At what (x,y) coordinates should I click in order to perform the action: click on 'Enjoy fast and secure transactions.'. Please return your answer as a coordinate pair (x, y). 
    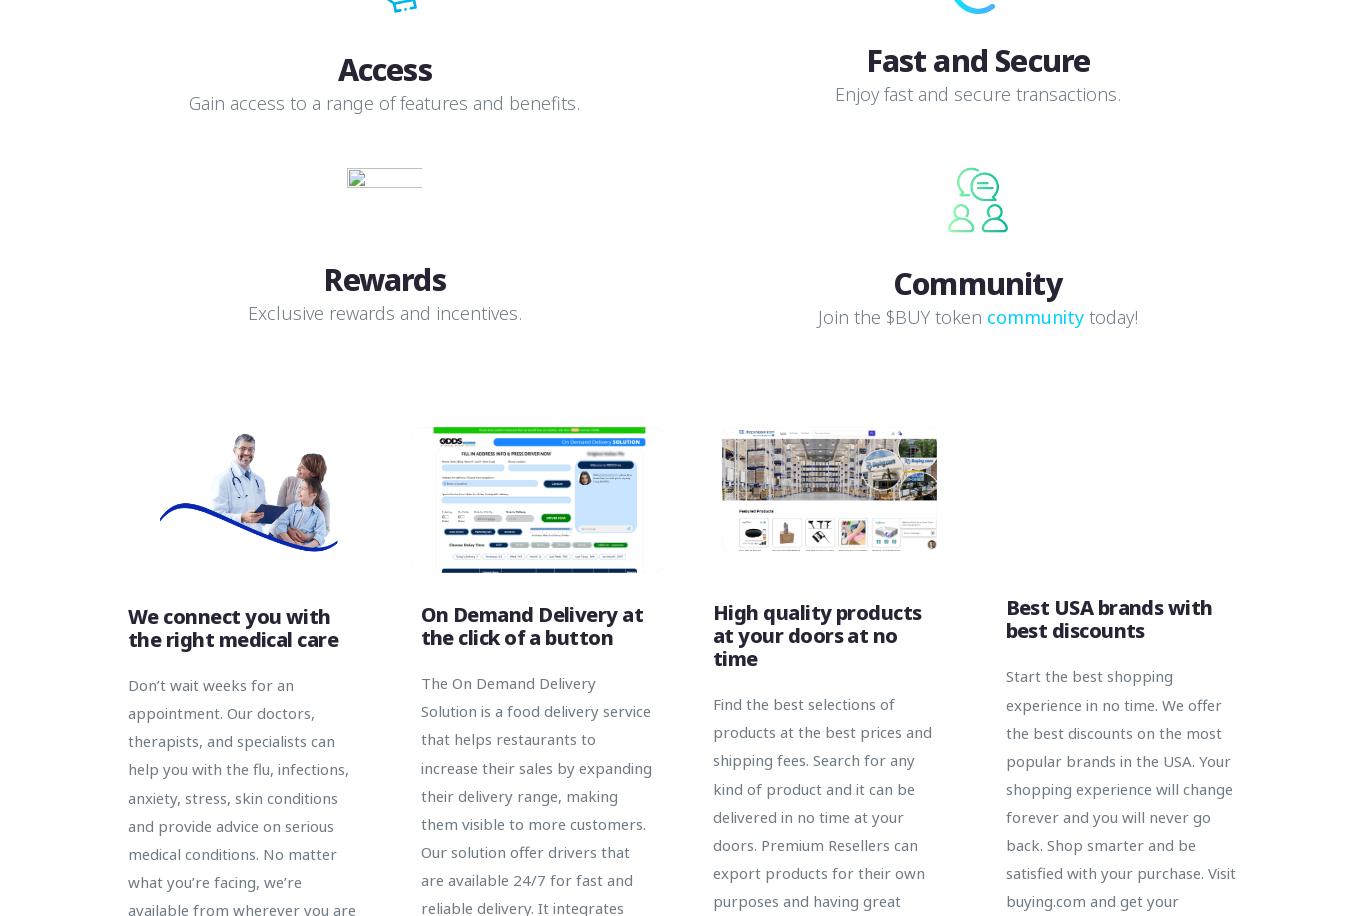
    Looking at the image, I should click on (976, 91).